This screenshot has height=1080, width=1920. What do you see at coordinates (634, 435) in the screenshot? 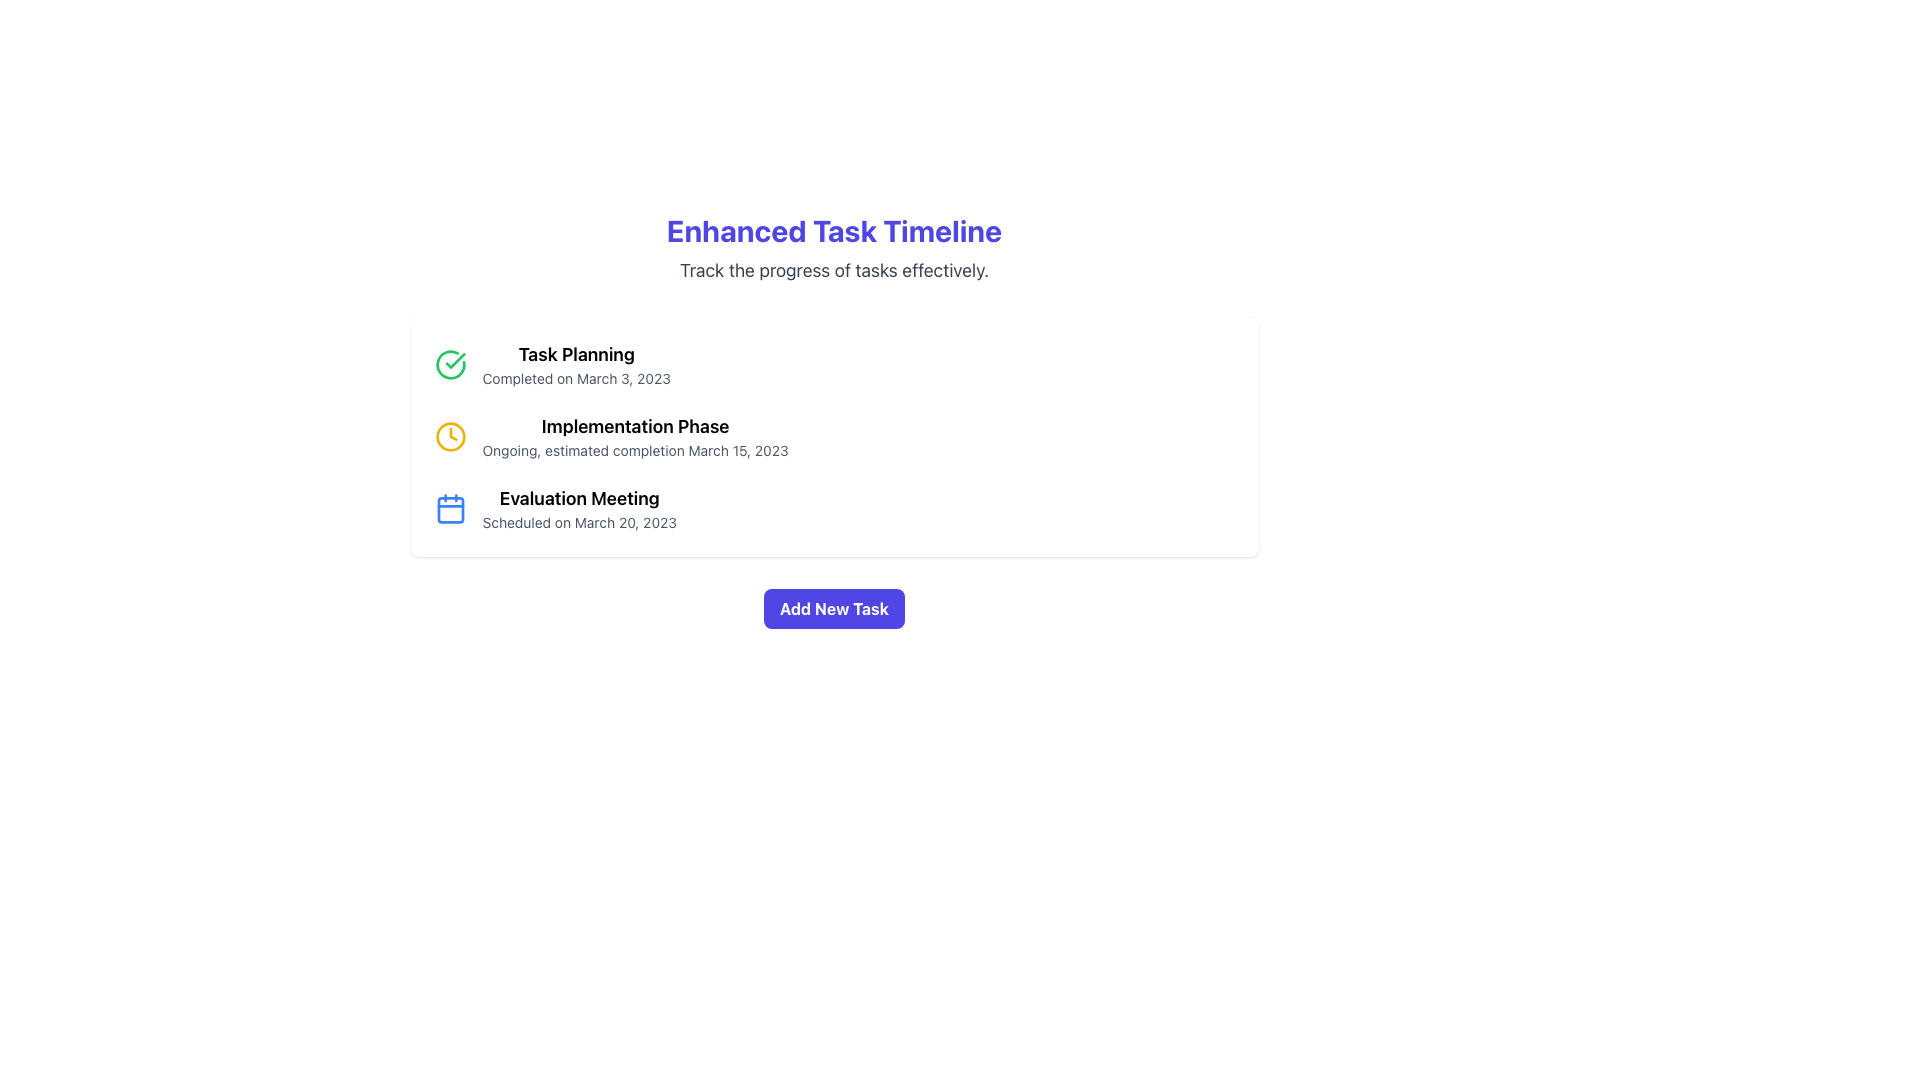
I see `text block that contains 'Implementation Phase' in bold and 'Ongoing, estimated completion March 15, 2023' in smaller gray text, positioned between a yellow clock icon and white space` at bounding box center [634, 435].